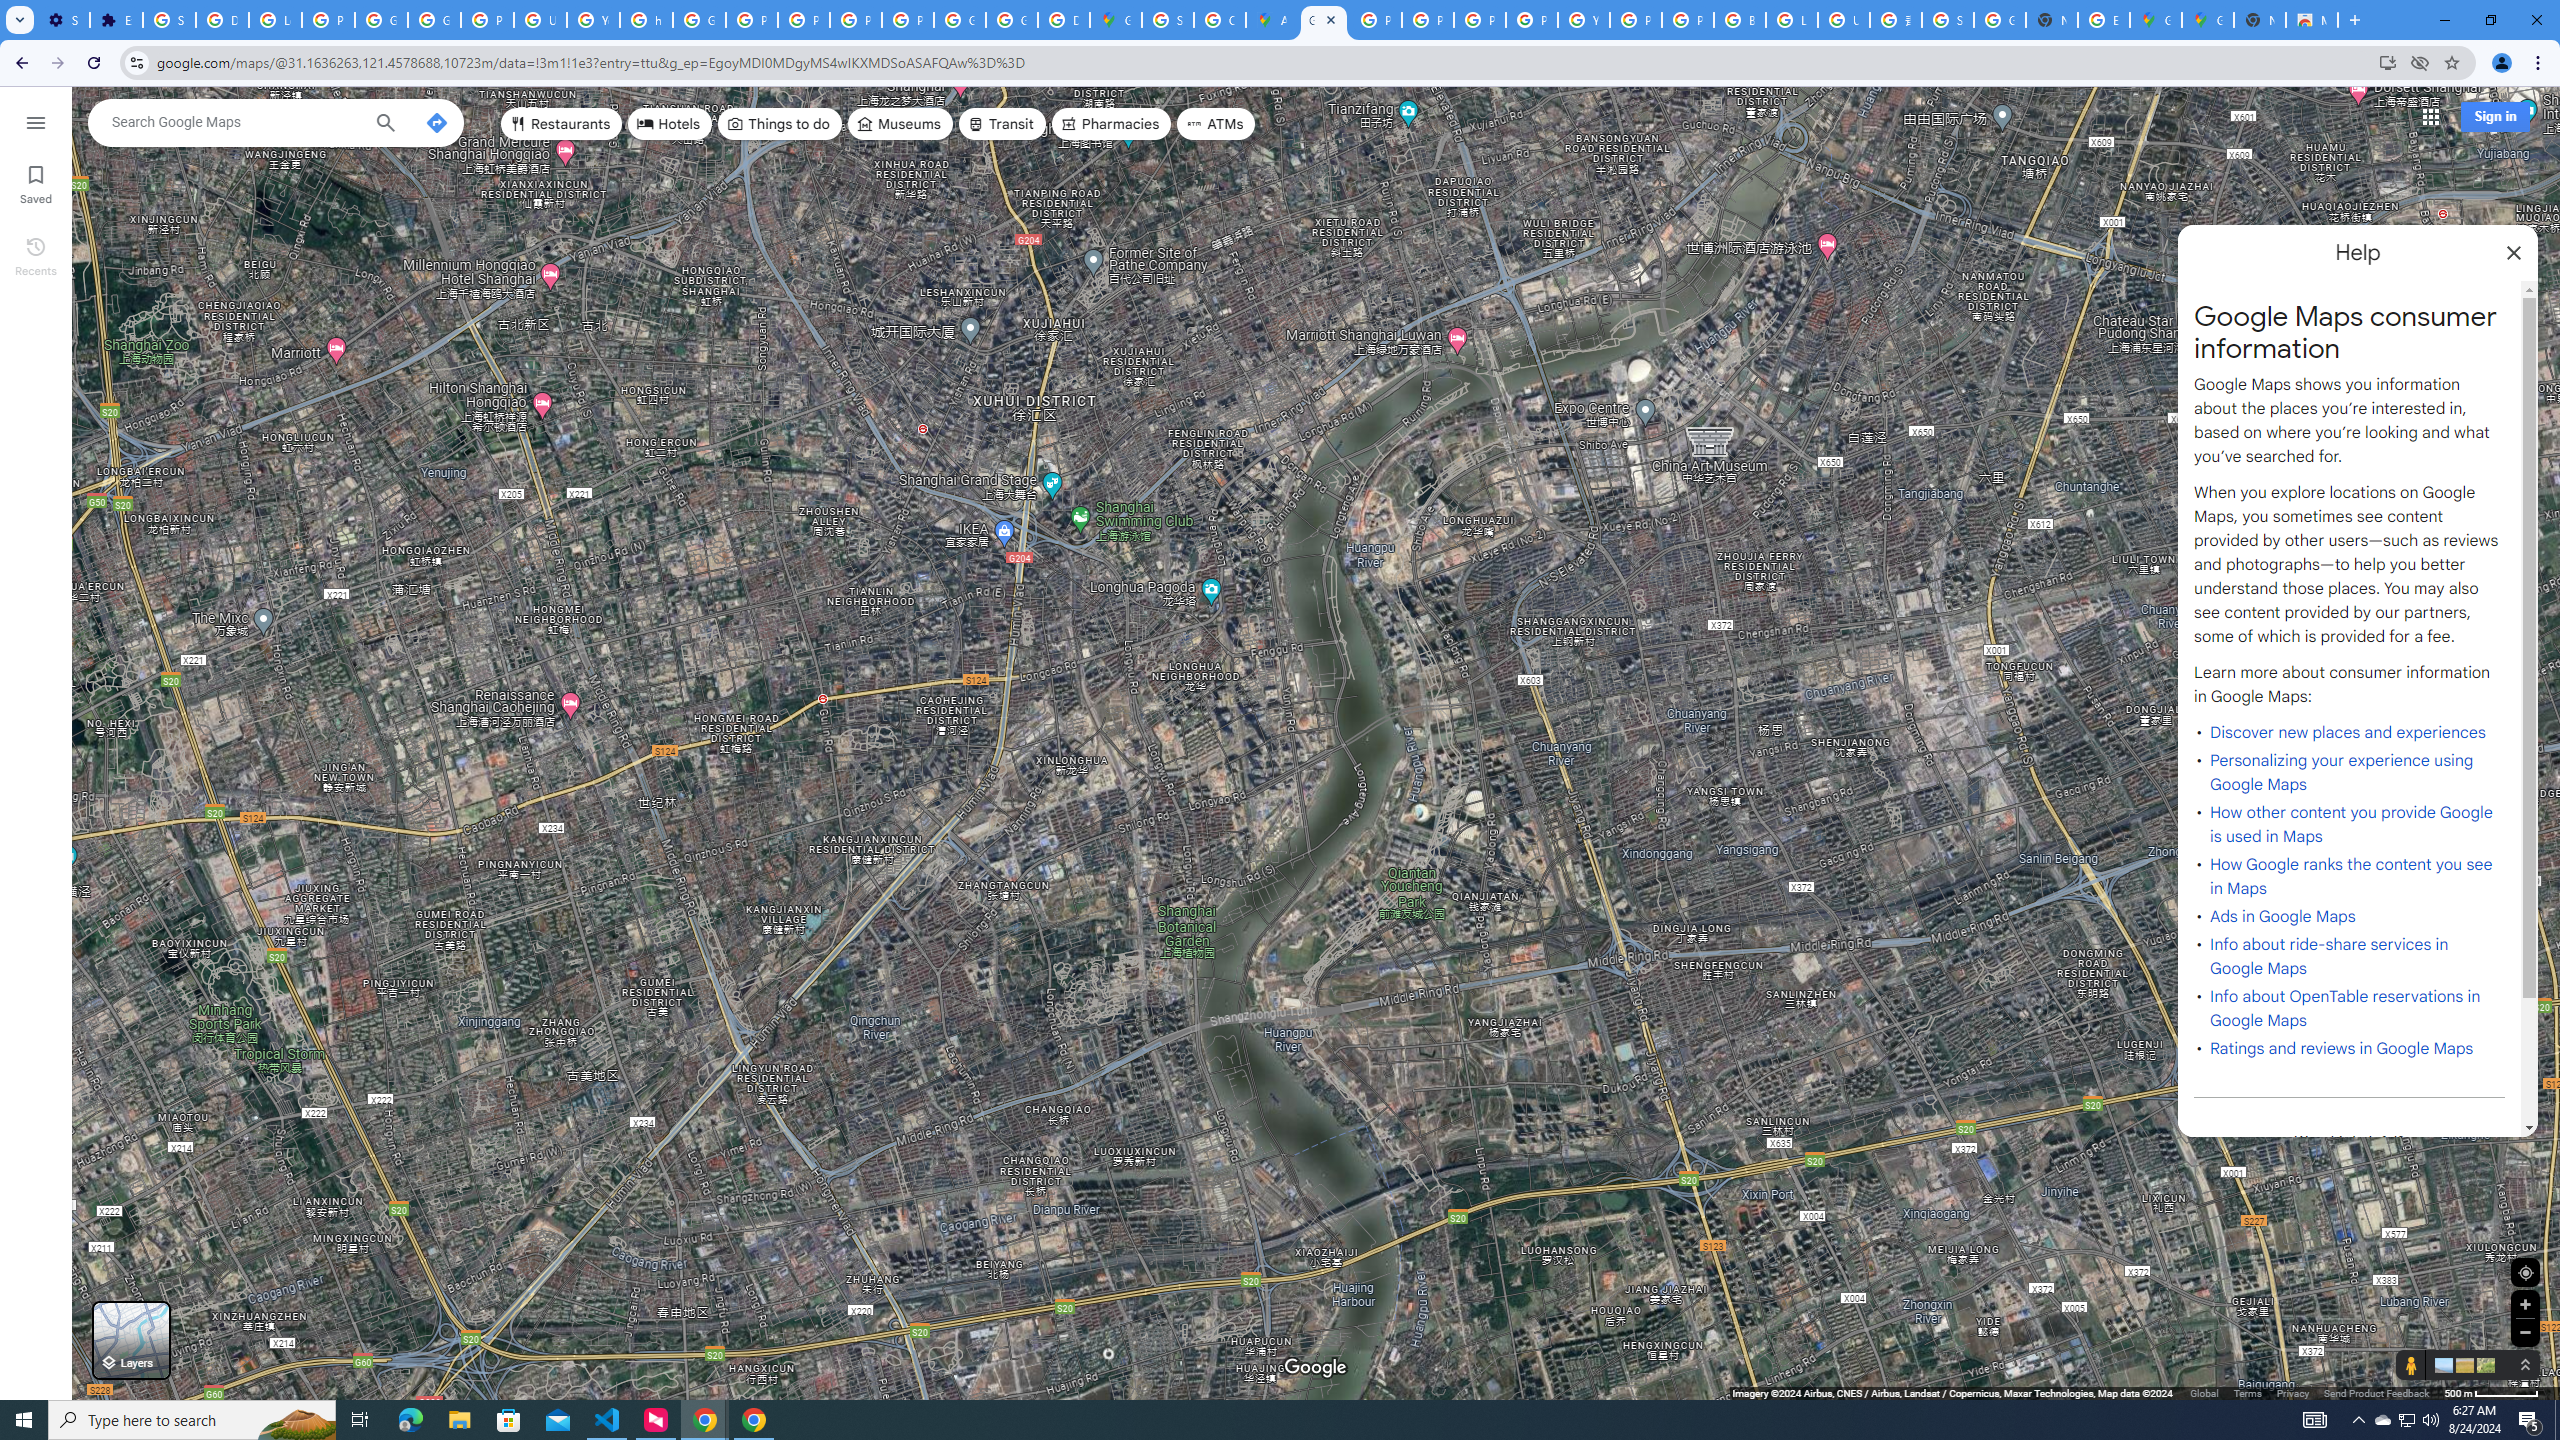 The width and height of the screenshot is (2560, 1440). Describe the element at coordinates (2376, 1393) in the screenshot. I see `'Send Product Feedback'` at that location.